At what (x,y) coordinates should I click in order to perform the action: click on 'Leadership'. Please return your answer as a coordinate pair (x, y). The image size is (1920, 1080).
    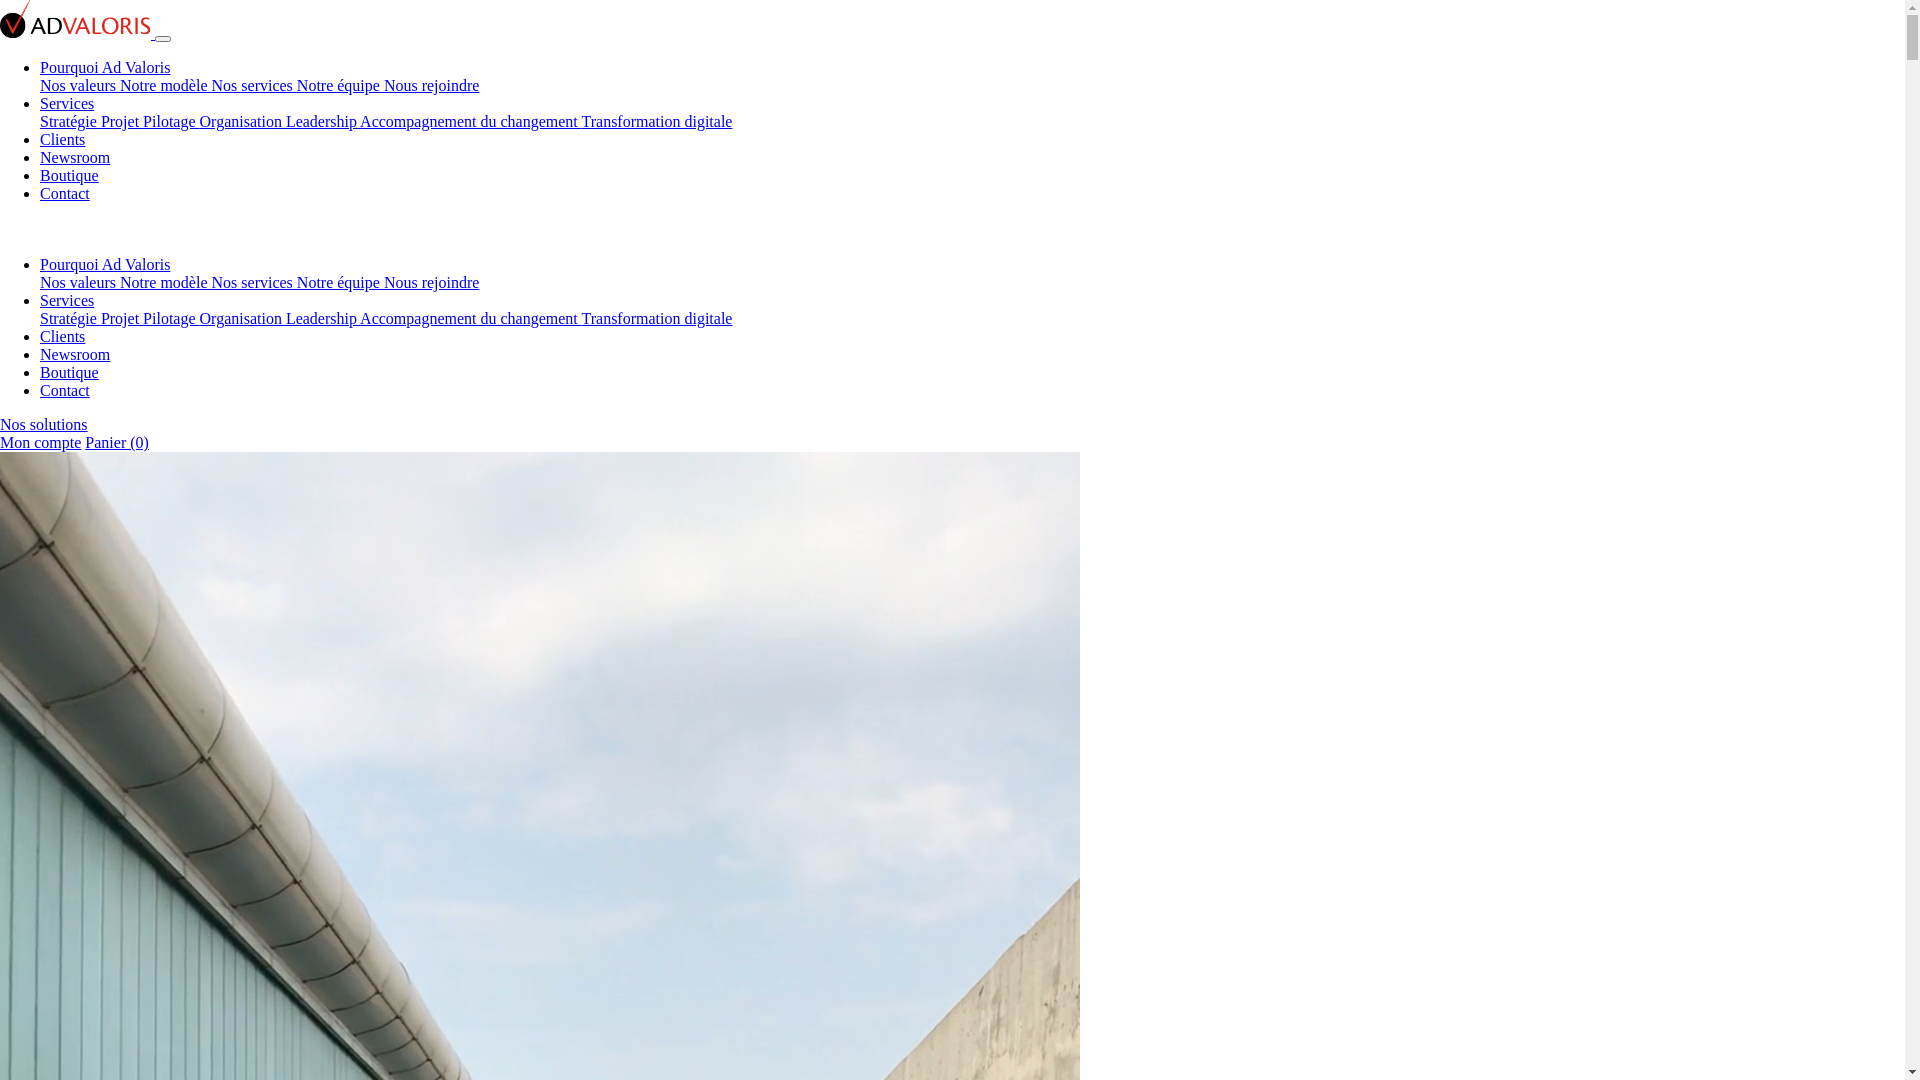
    Looking at the image, I should click on (322, 121).